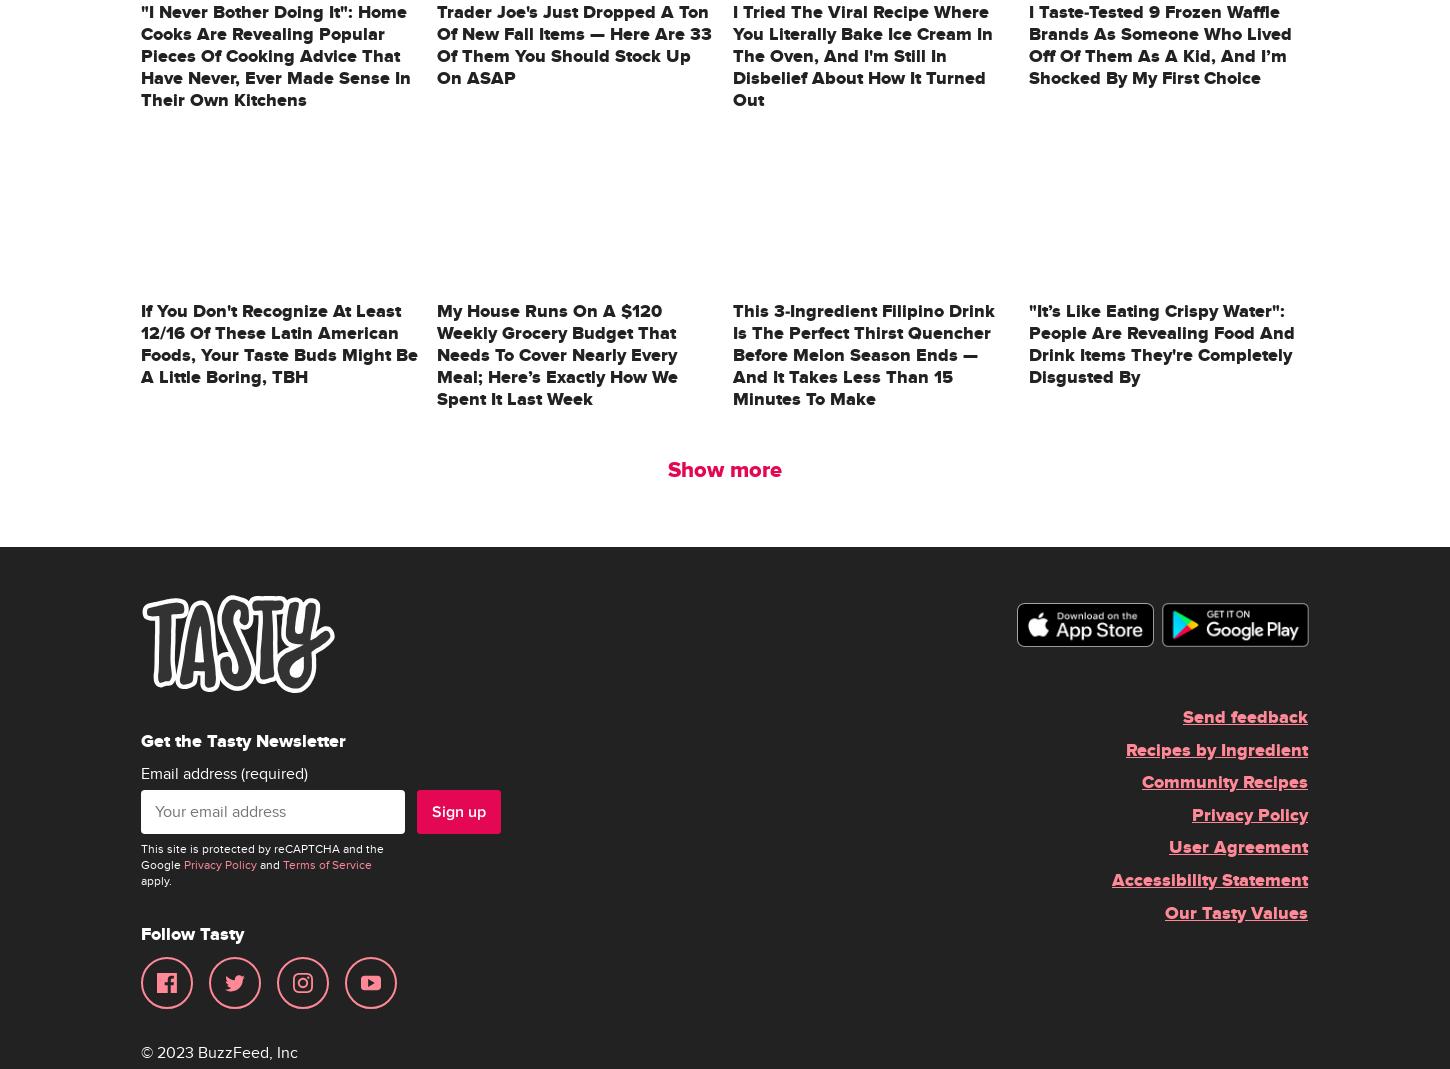  Describe the element at coordinates (139, 933) in the screenshot. I see `'Follow Tasty'` at that location.